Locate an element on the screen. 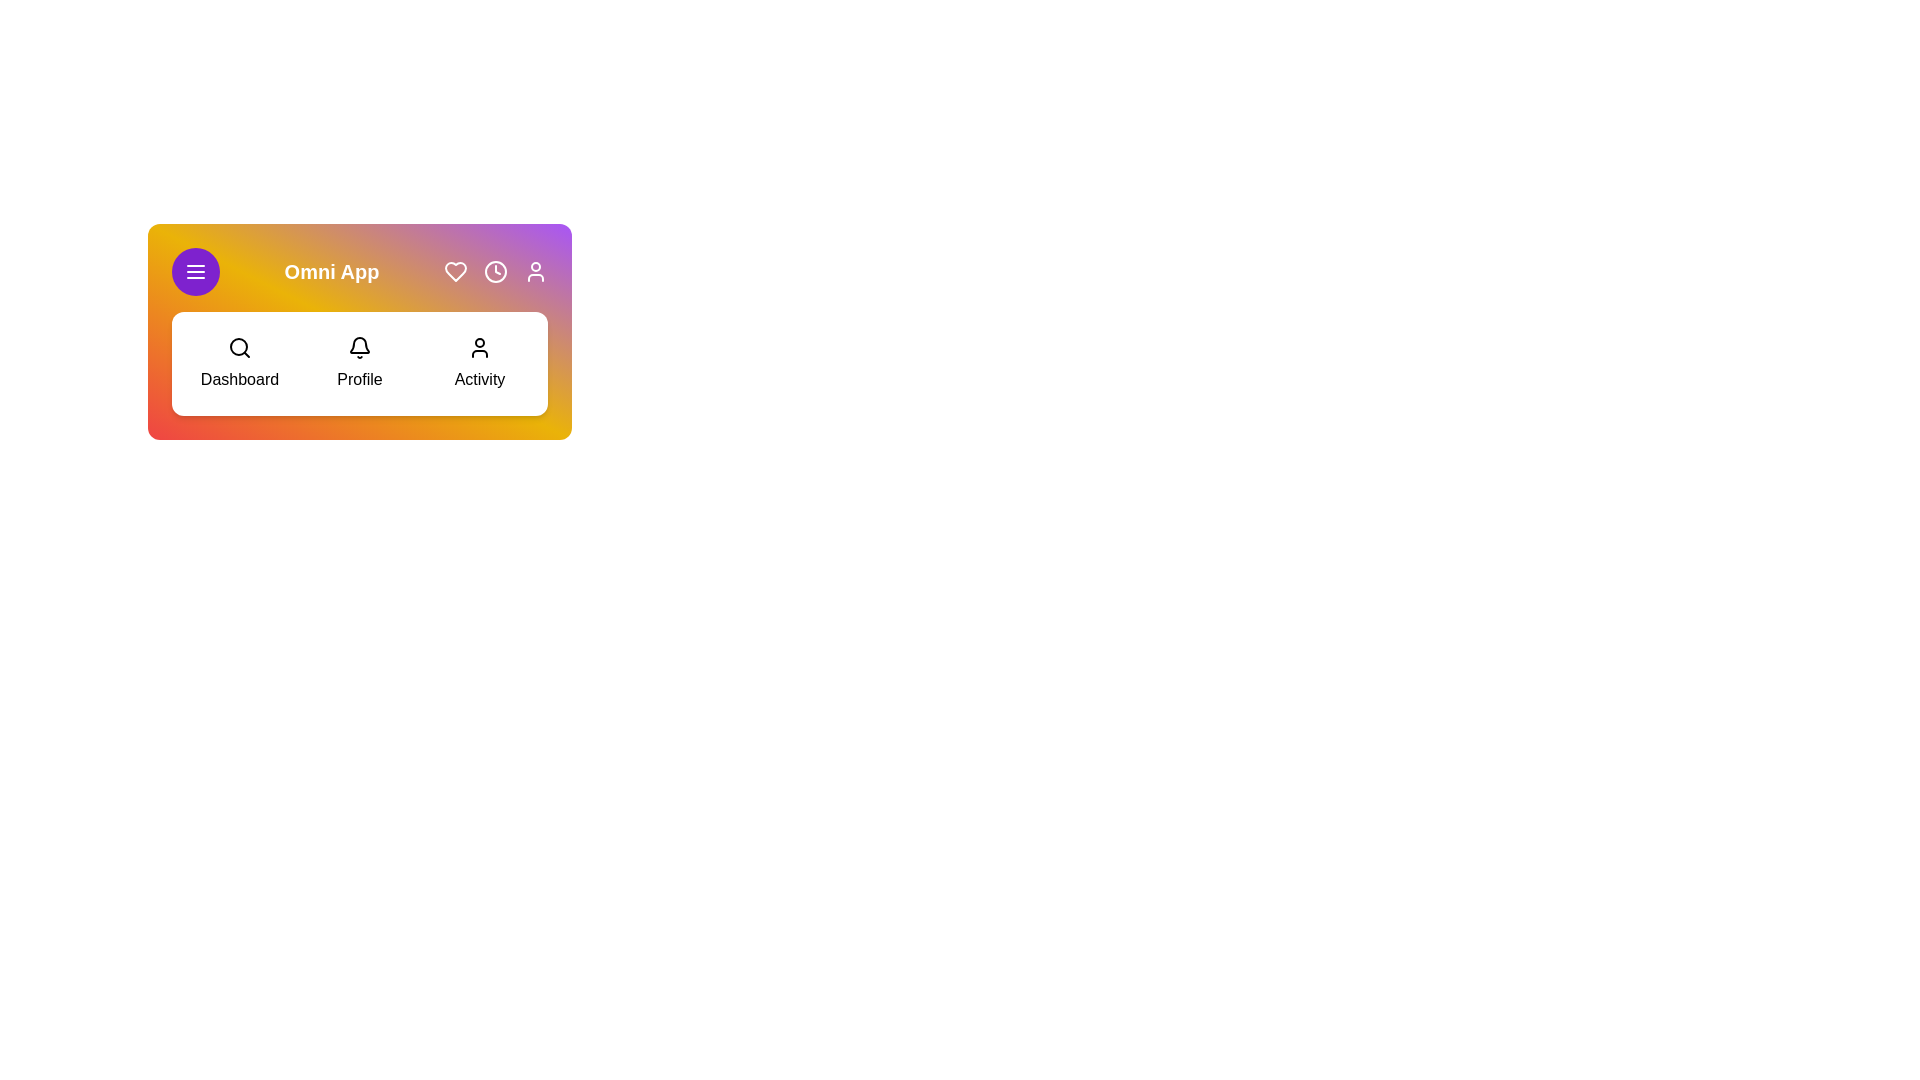 The width and height of the screenshot is (1920, 1080). the 'Activity' option in the menu is located at coordinates (480, 363).